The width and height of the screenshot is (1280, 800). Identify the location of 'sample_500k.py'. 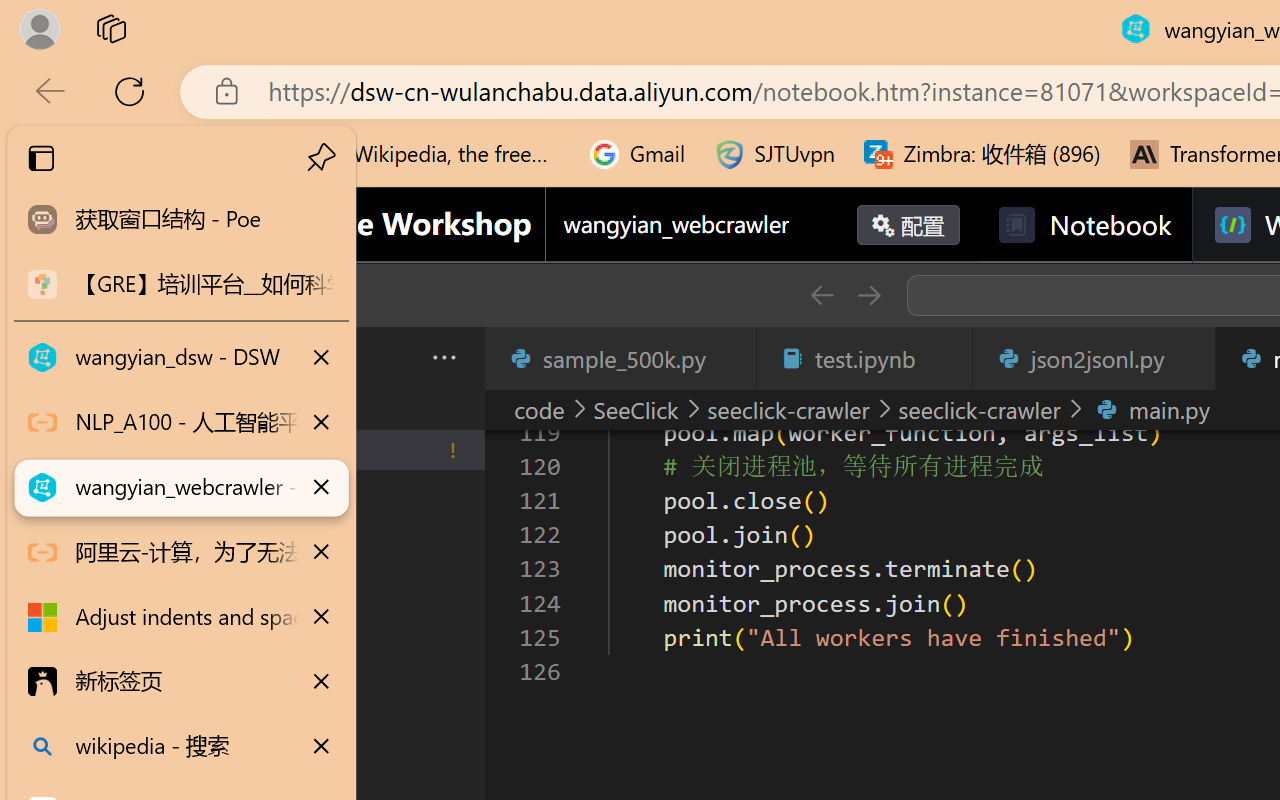
(619, 358).